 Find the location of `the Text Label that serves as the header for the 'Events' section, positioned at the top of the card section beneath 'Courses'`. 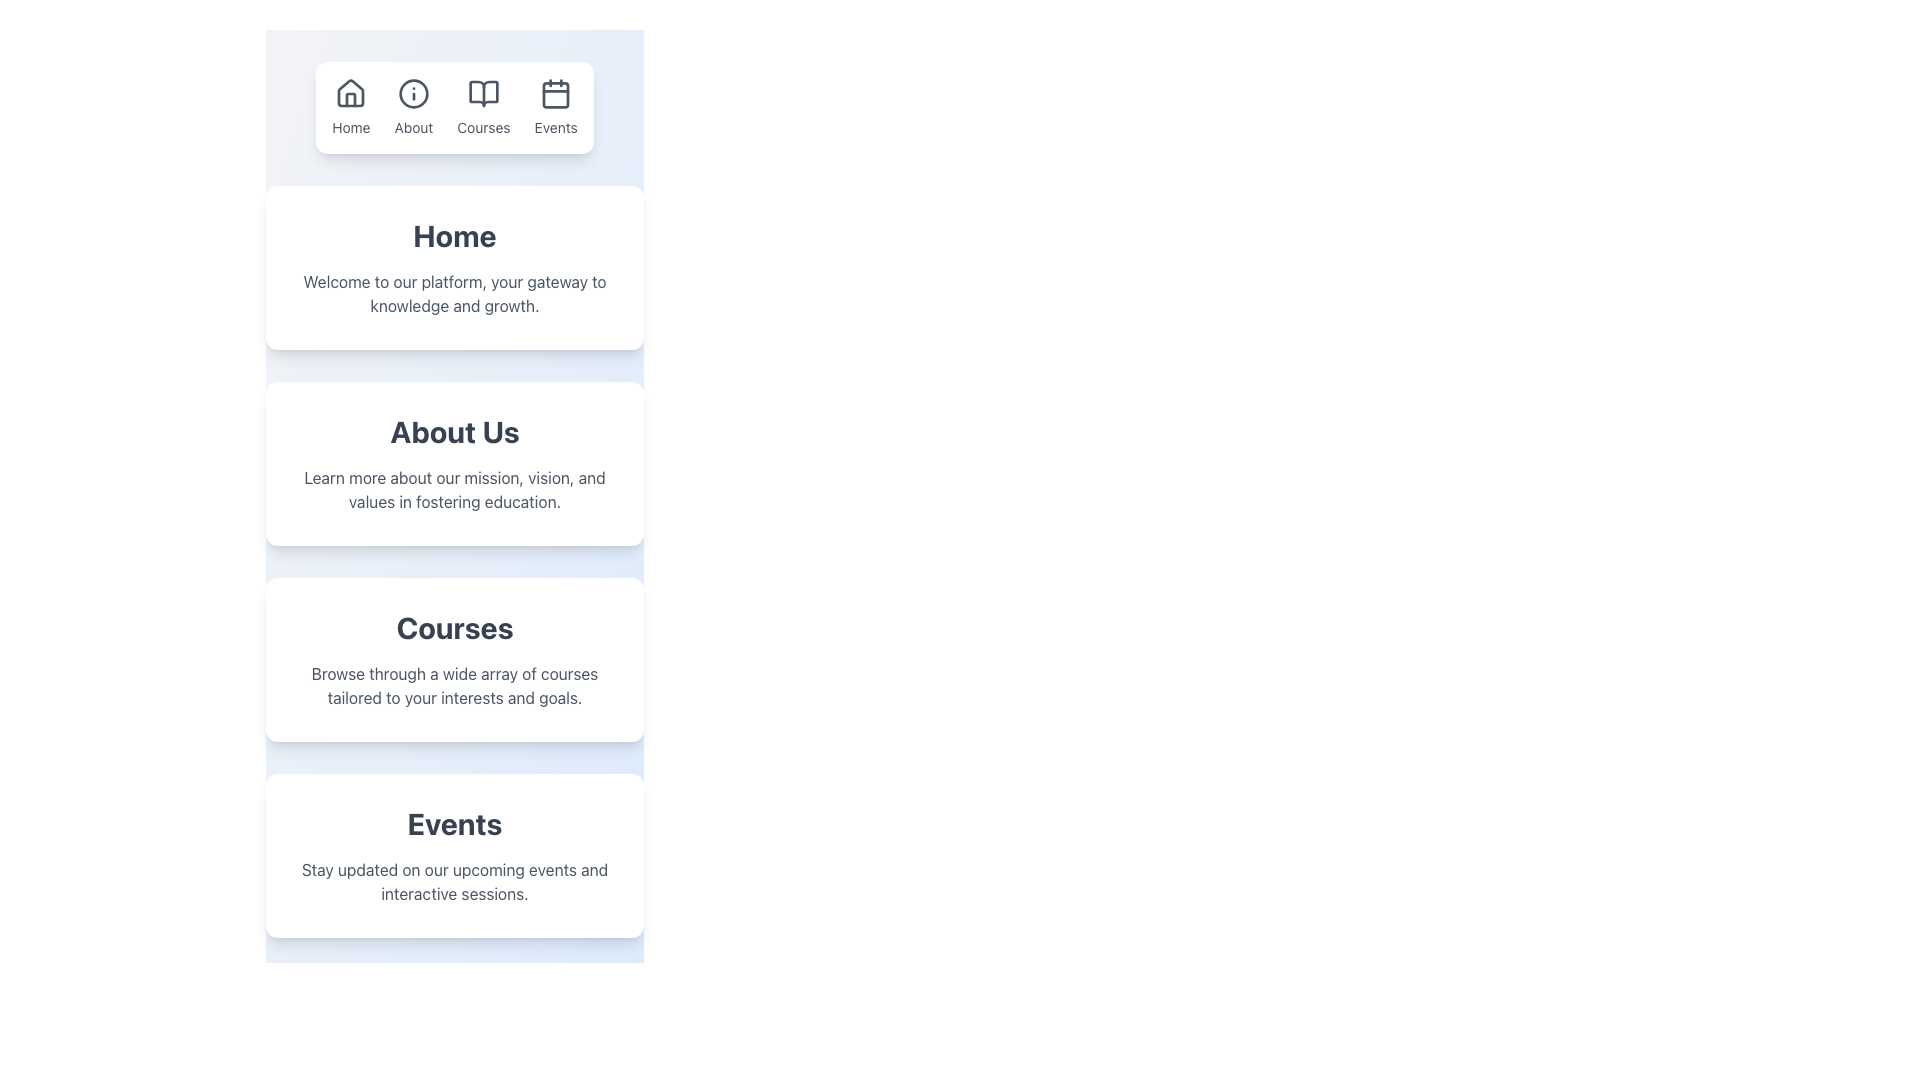

the Text Label that serves as the header for the 'Events' section, positioned at the top of the card section beneath 'Courses' is located at coordinates (454, 824).